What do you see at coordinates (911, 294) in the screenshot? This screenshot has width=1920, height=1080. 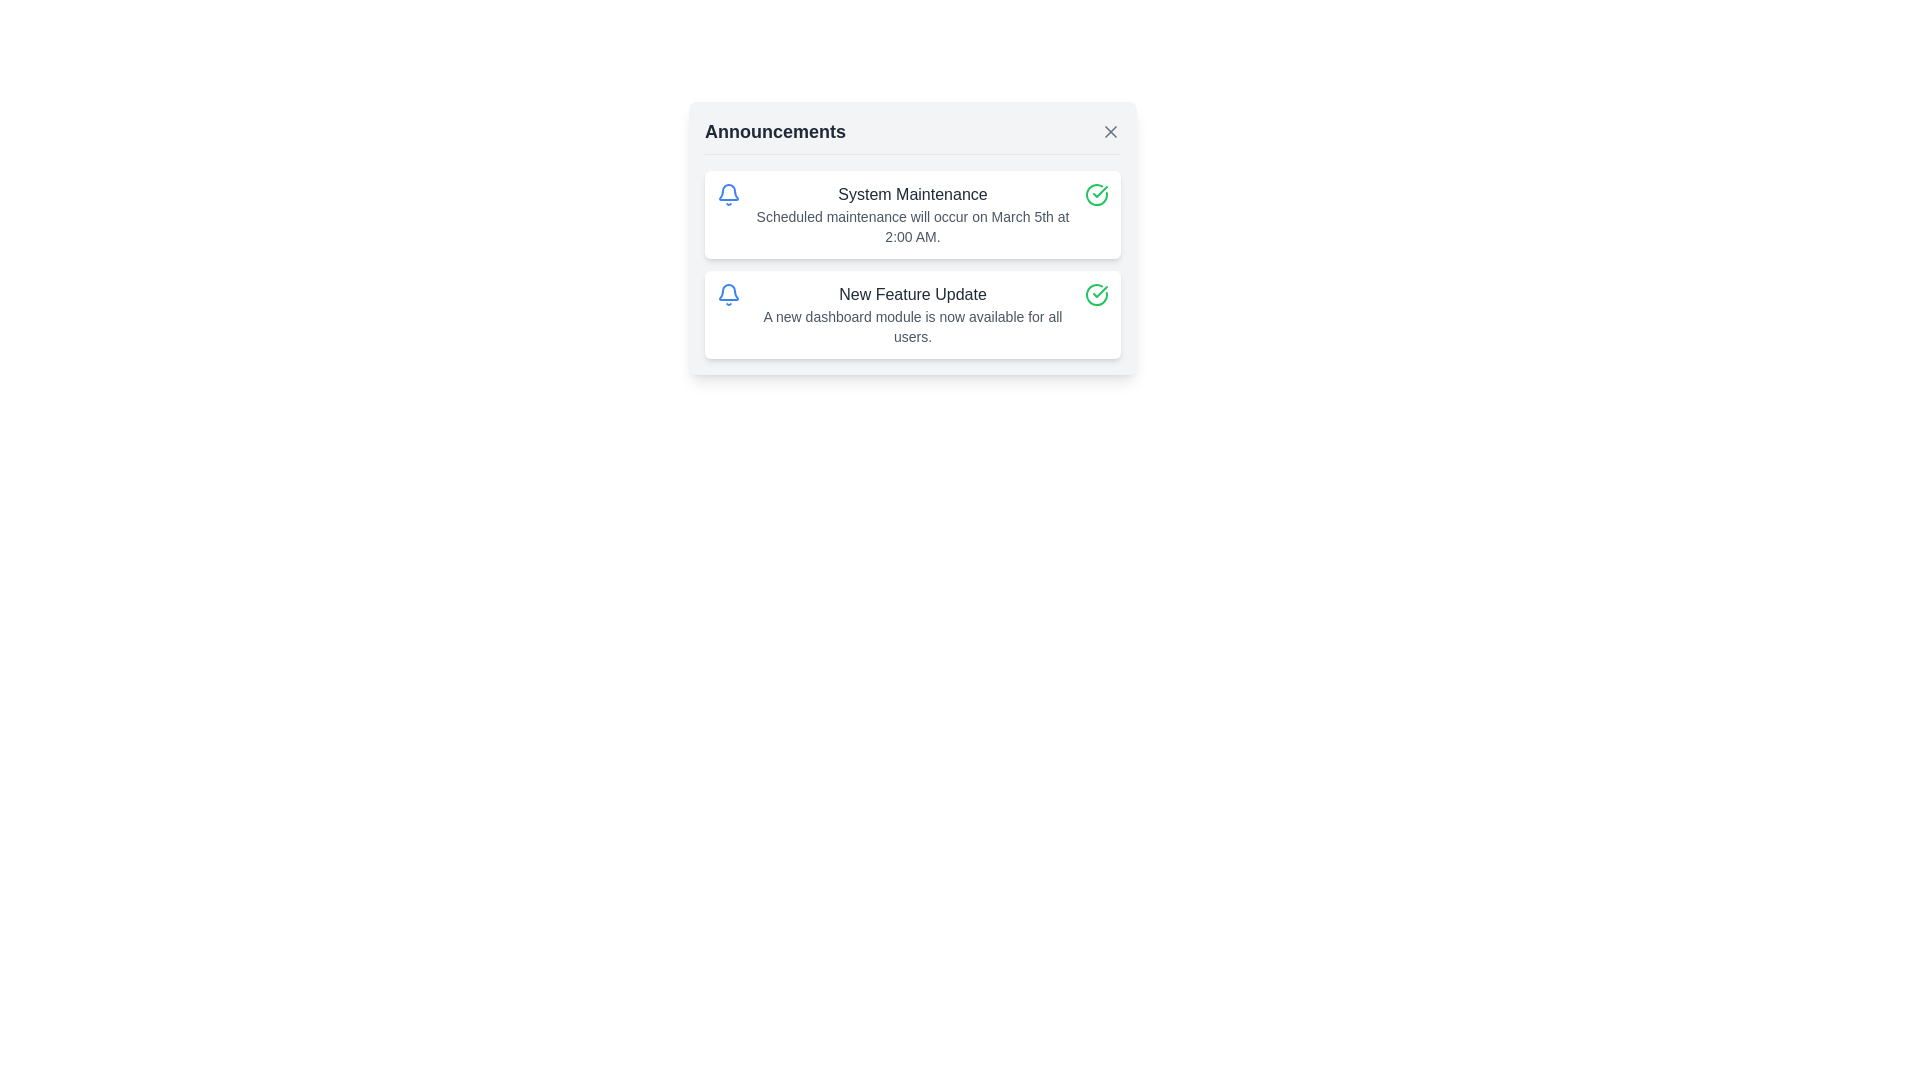 I see `the text line stating 'New Feature Update' in the second notification block to focus on it` at bounding box center [911, 294].